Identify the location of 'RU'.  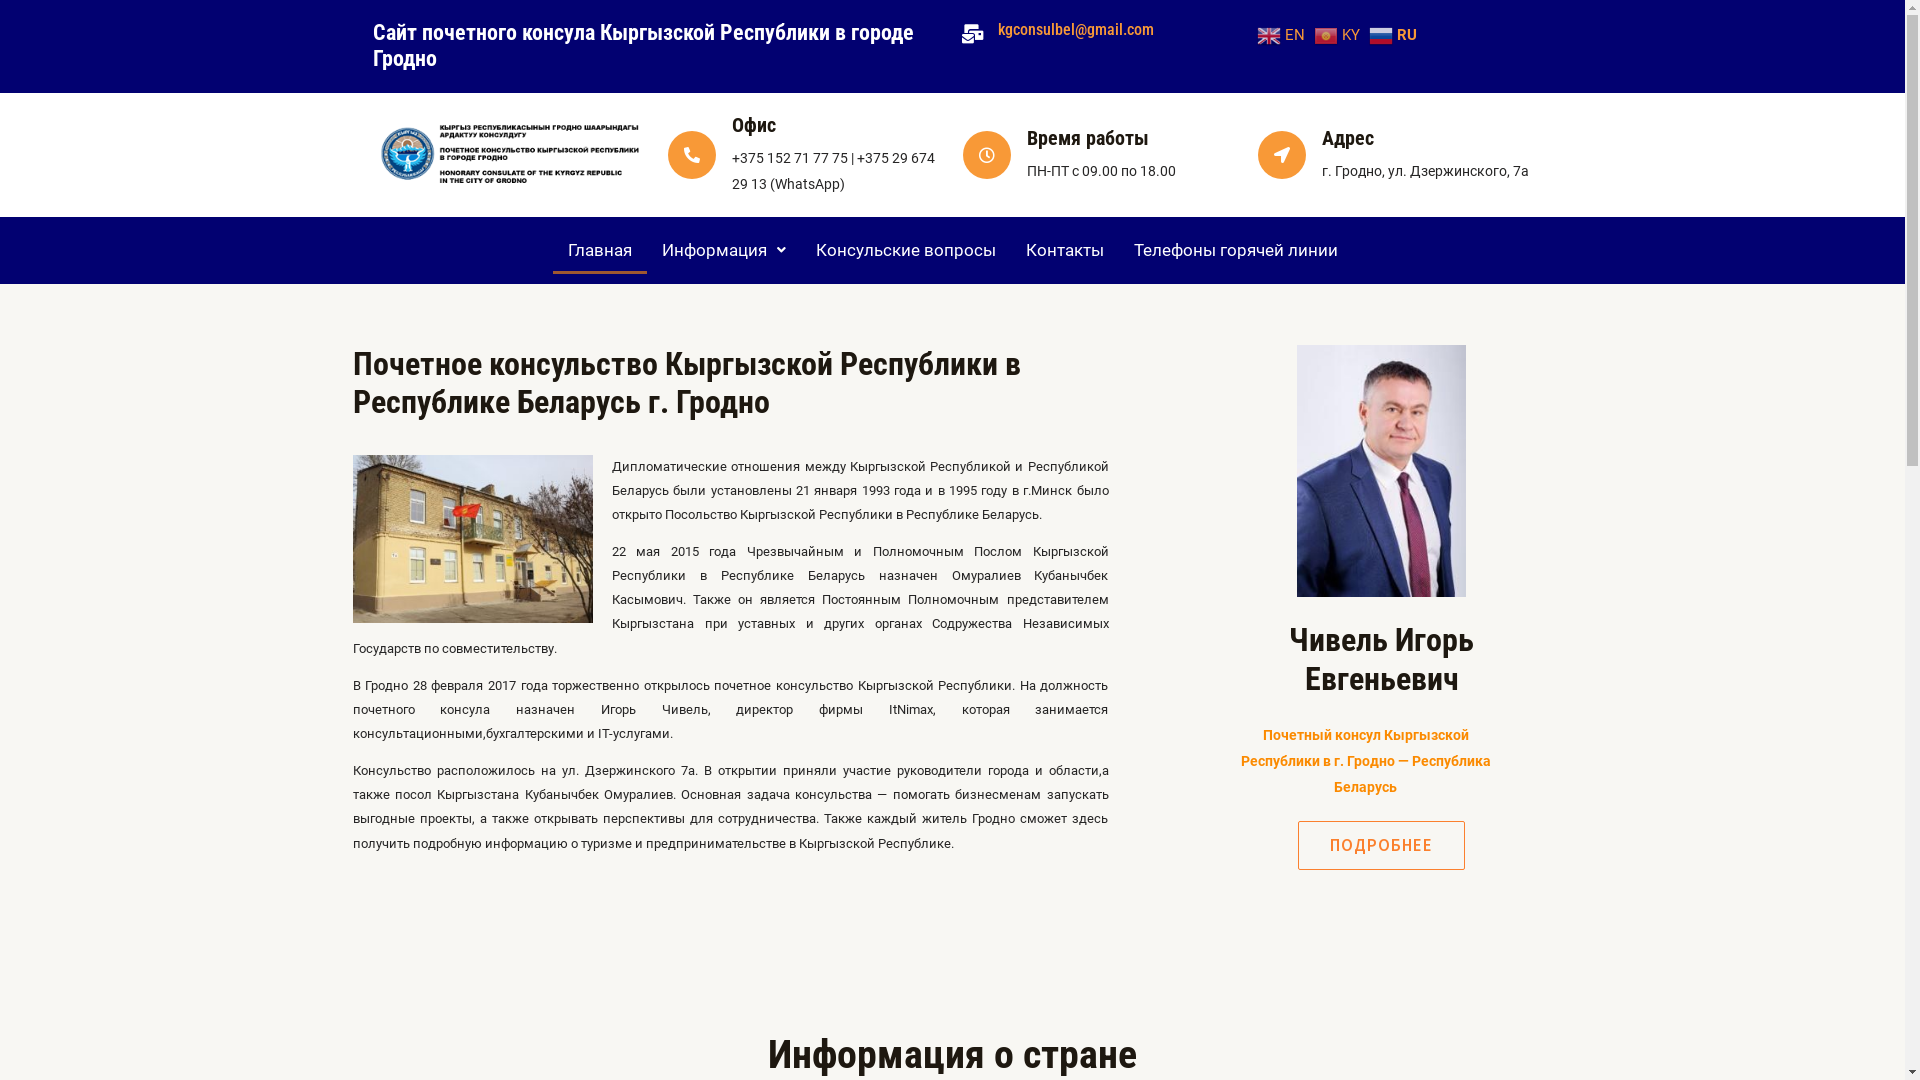
(1394, 34).